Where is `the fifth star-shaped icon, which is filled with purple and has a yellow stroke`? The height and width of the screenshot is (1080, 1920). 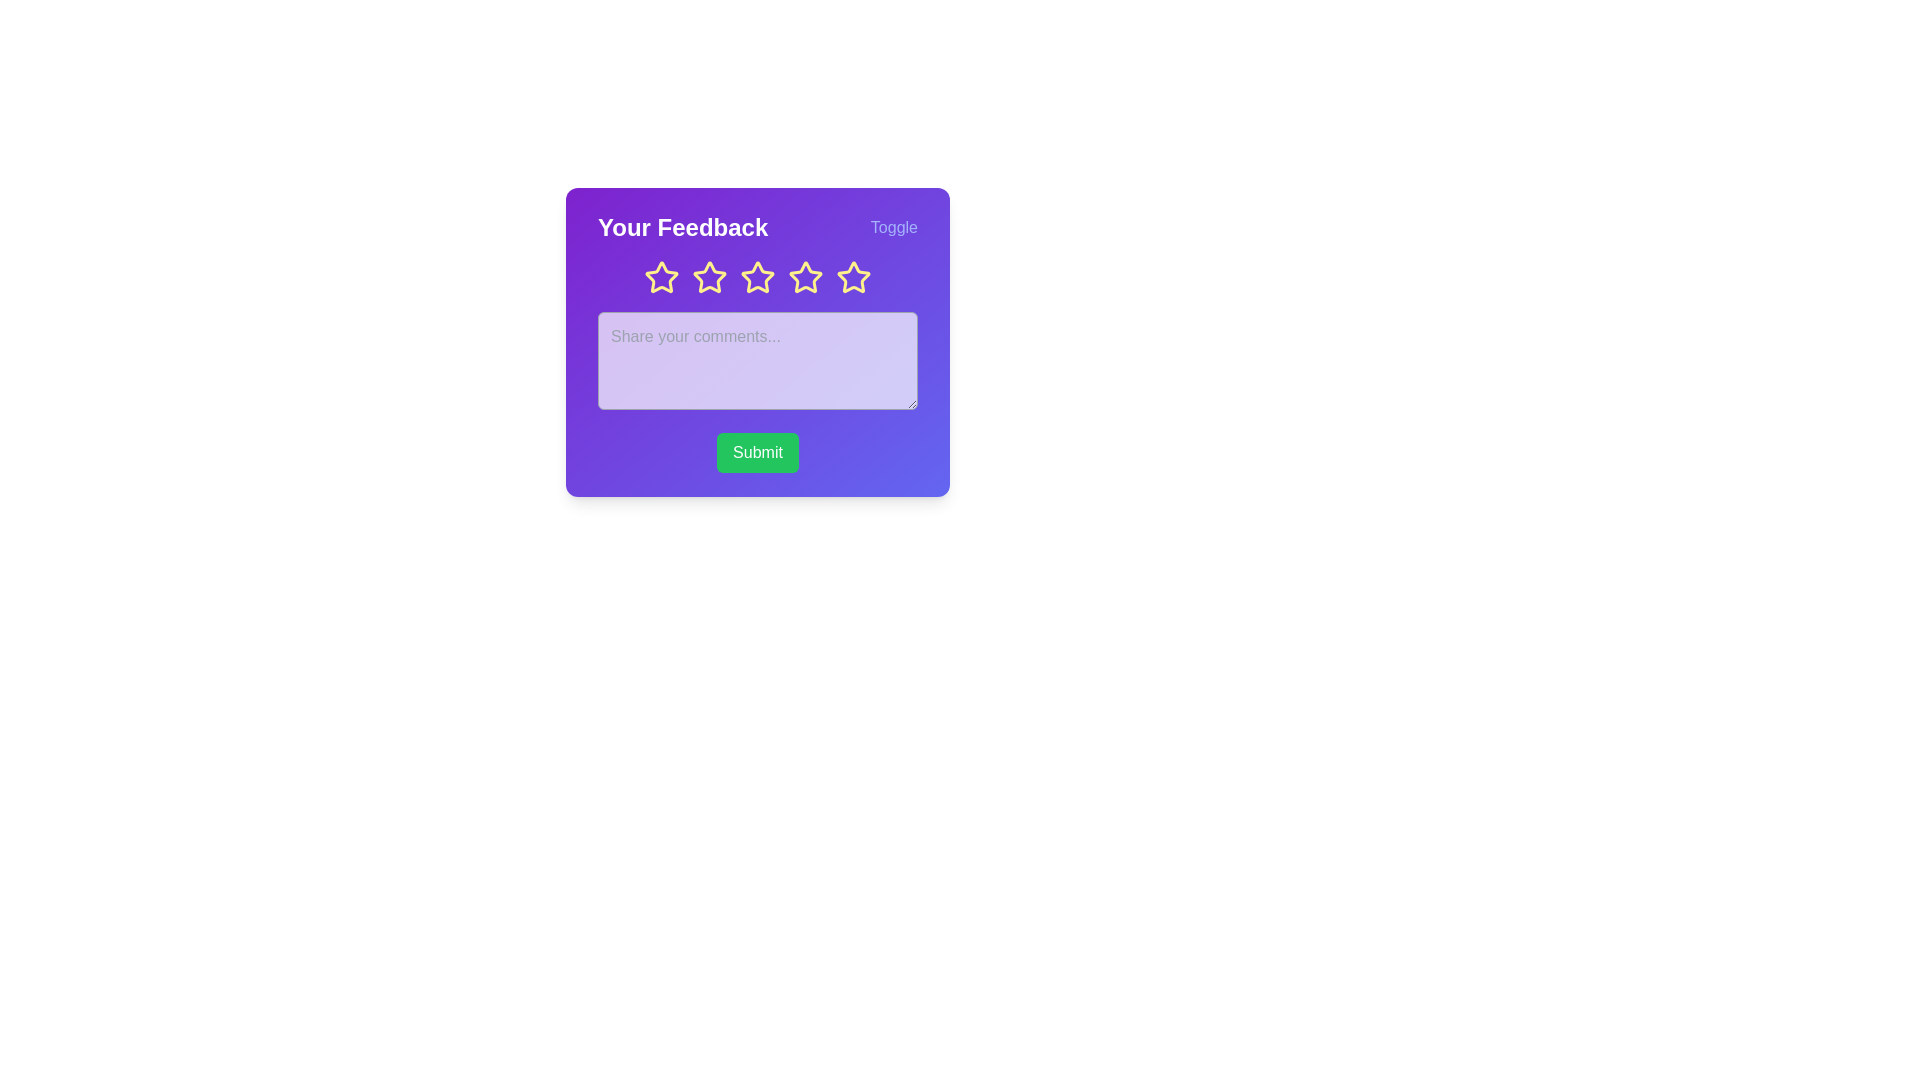
the fifth star-shaped icon, which is filled with purple and has a yellow stroke is located at coordinates (854, 277).